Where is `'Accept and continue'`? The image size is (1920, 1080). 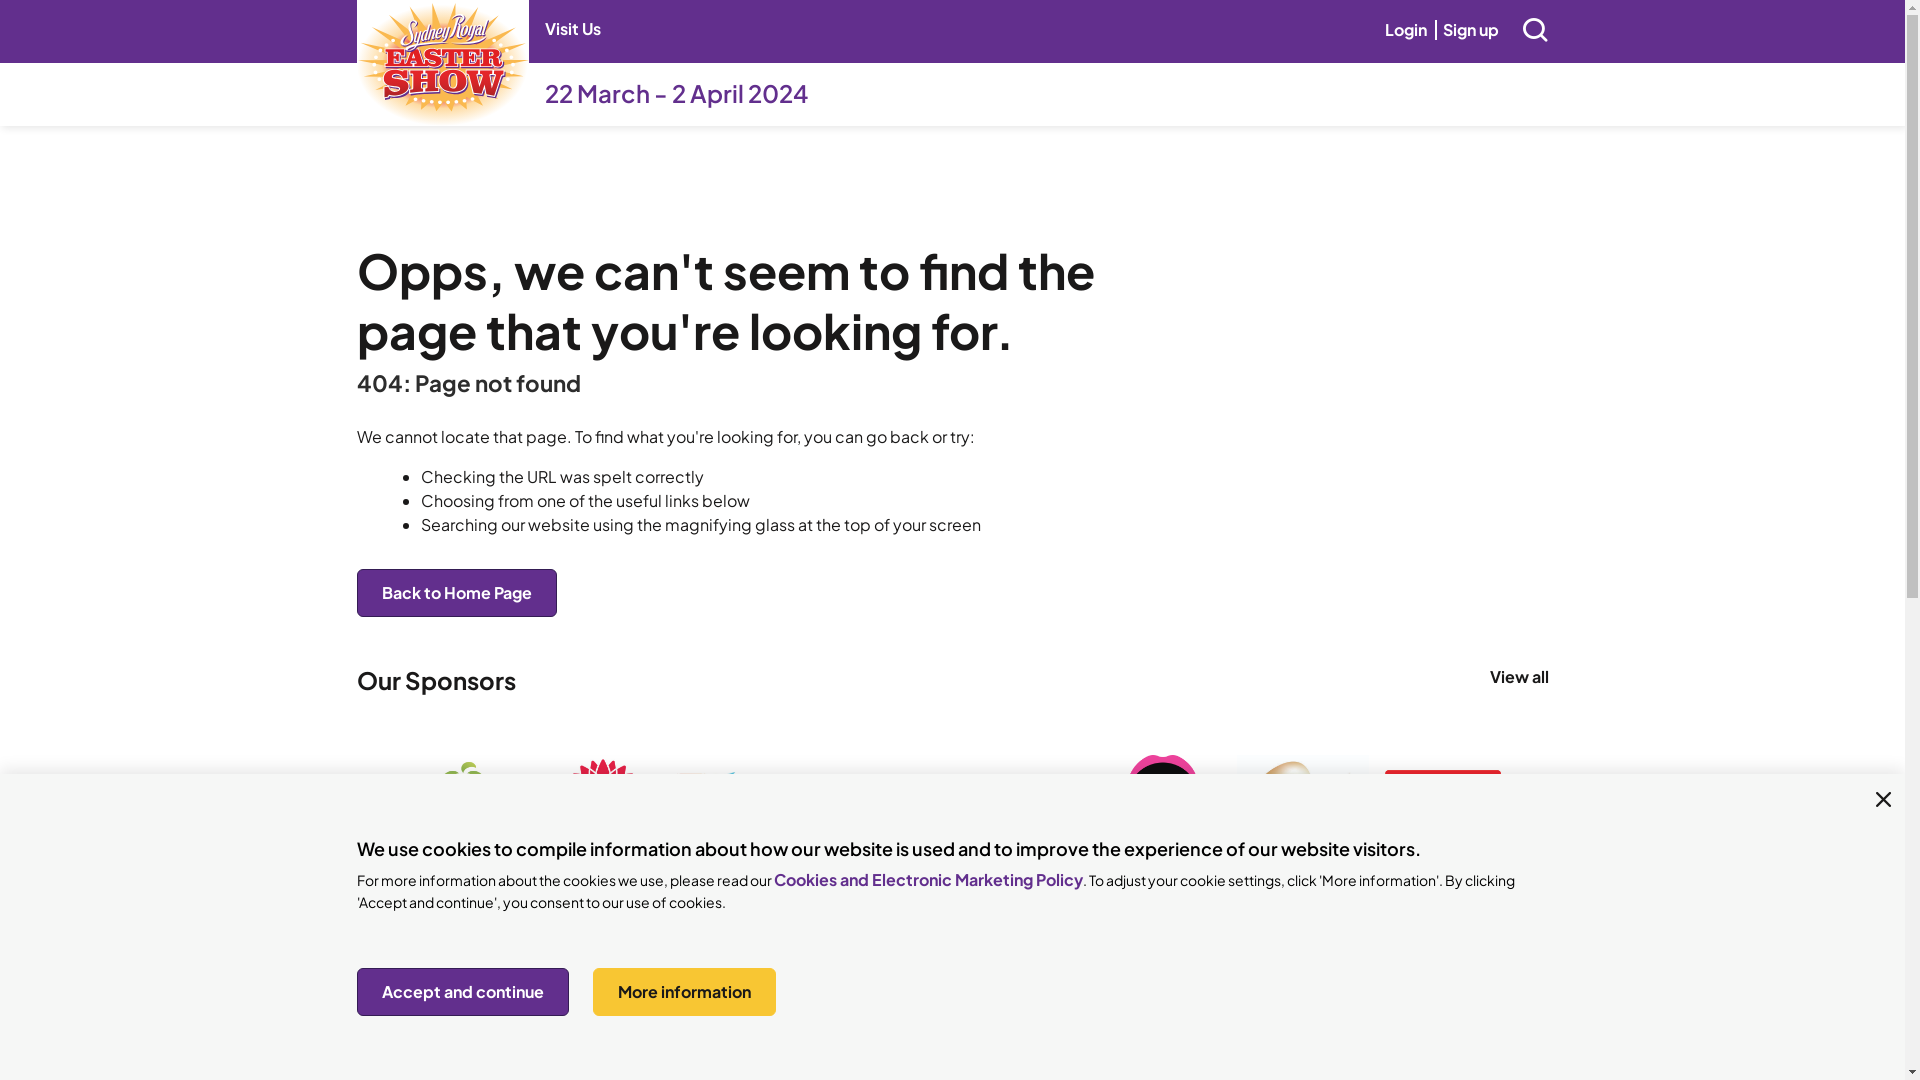 'Accept and continue' is located at coordinates (460, 991).